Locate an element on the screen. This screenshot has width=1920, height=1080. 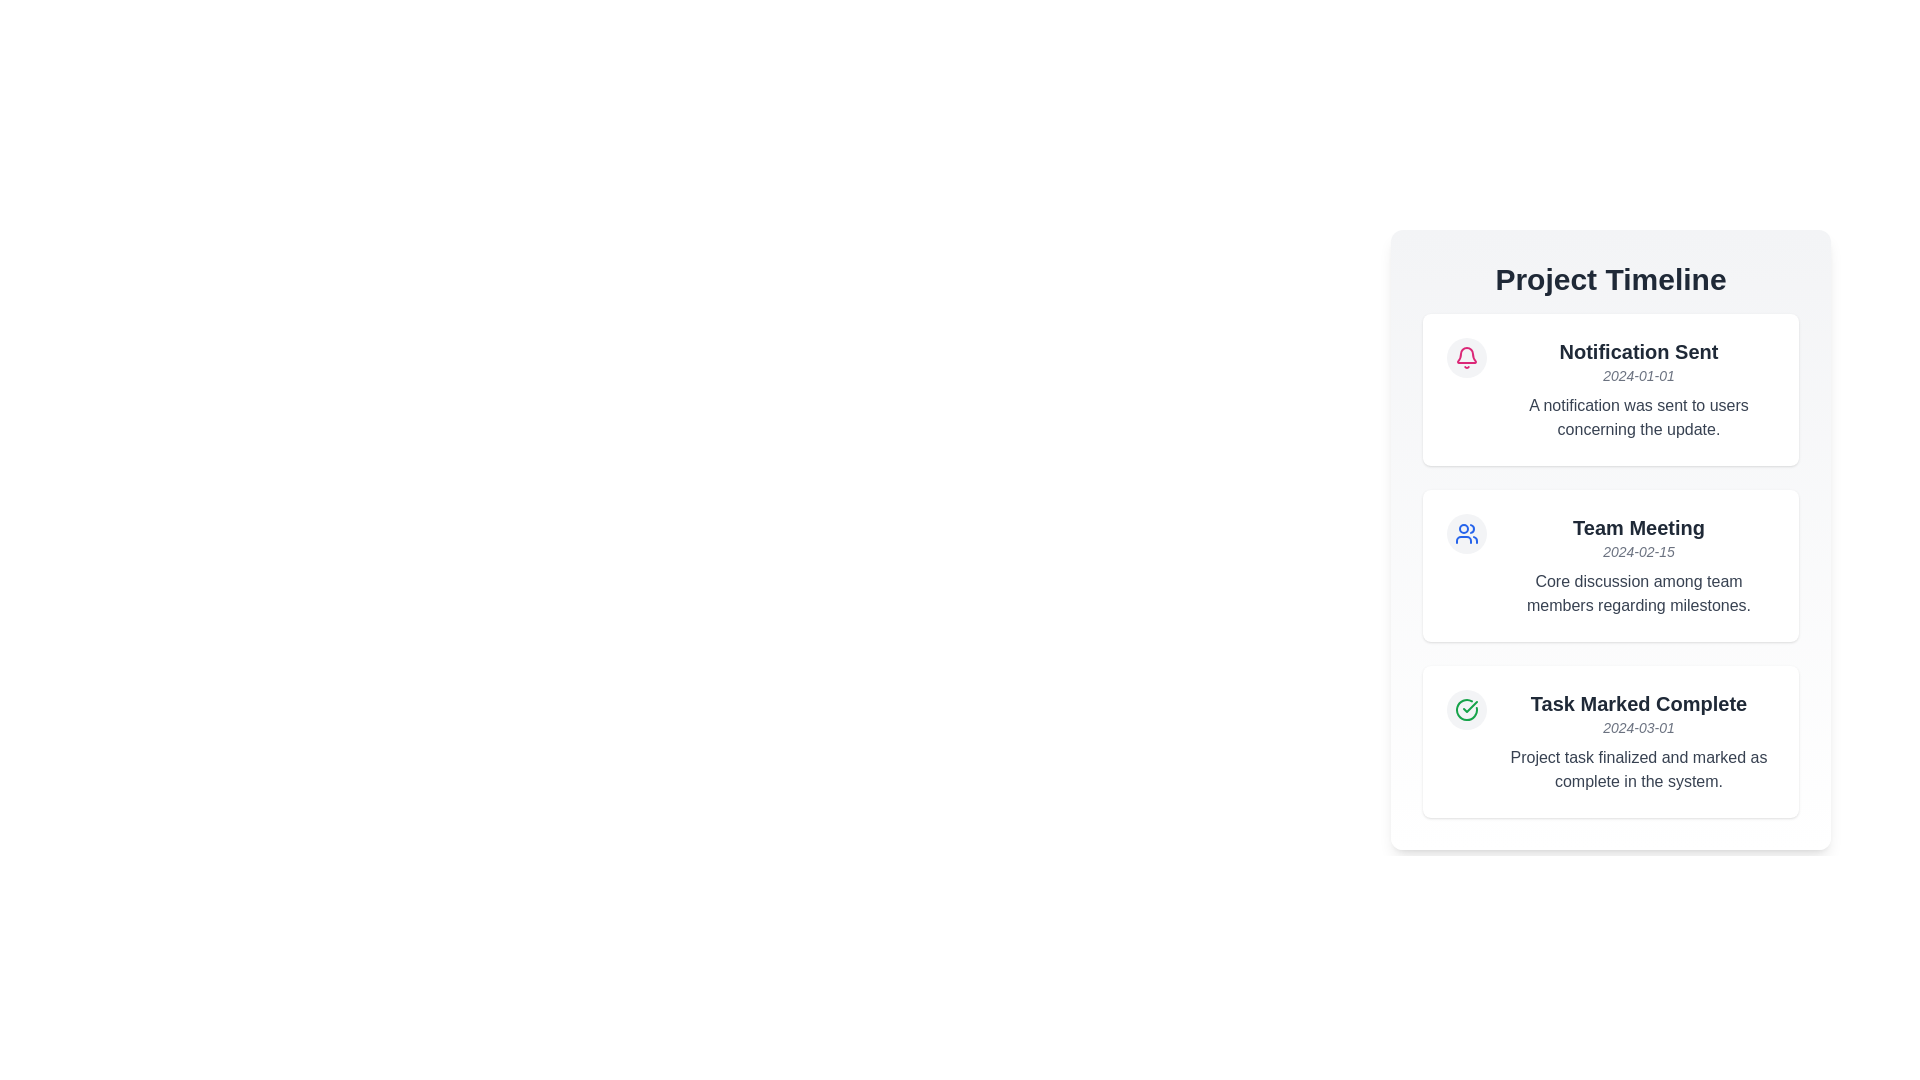
the second Information Card representing a team meeting event in the timeline section, located between the 'Notification Sent' card and the 'Task Marked Complete' card is located at coordinates (1611, 566).